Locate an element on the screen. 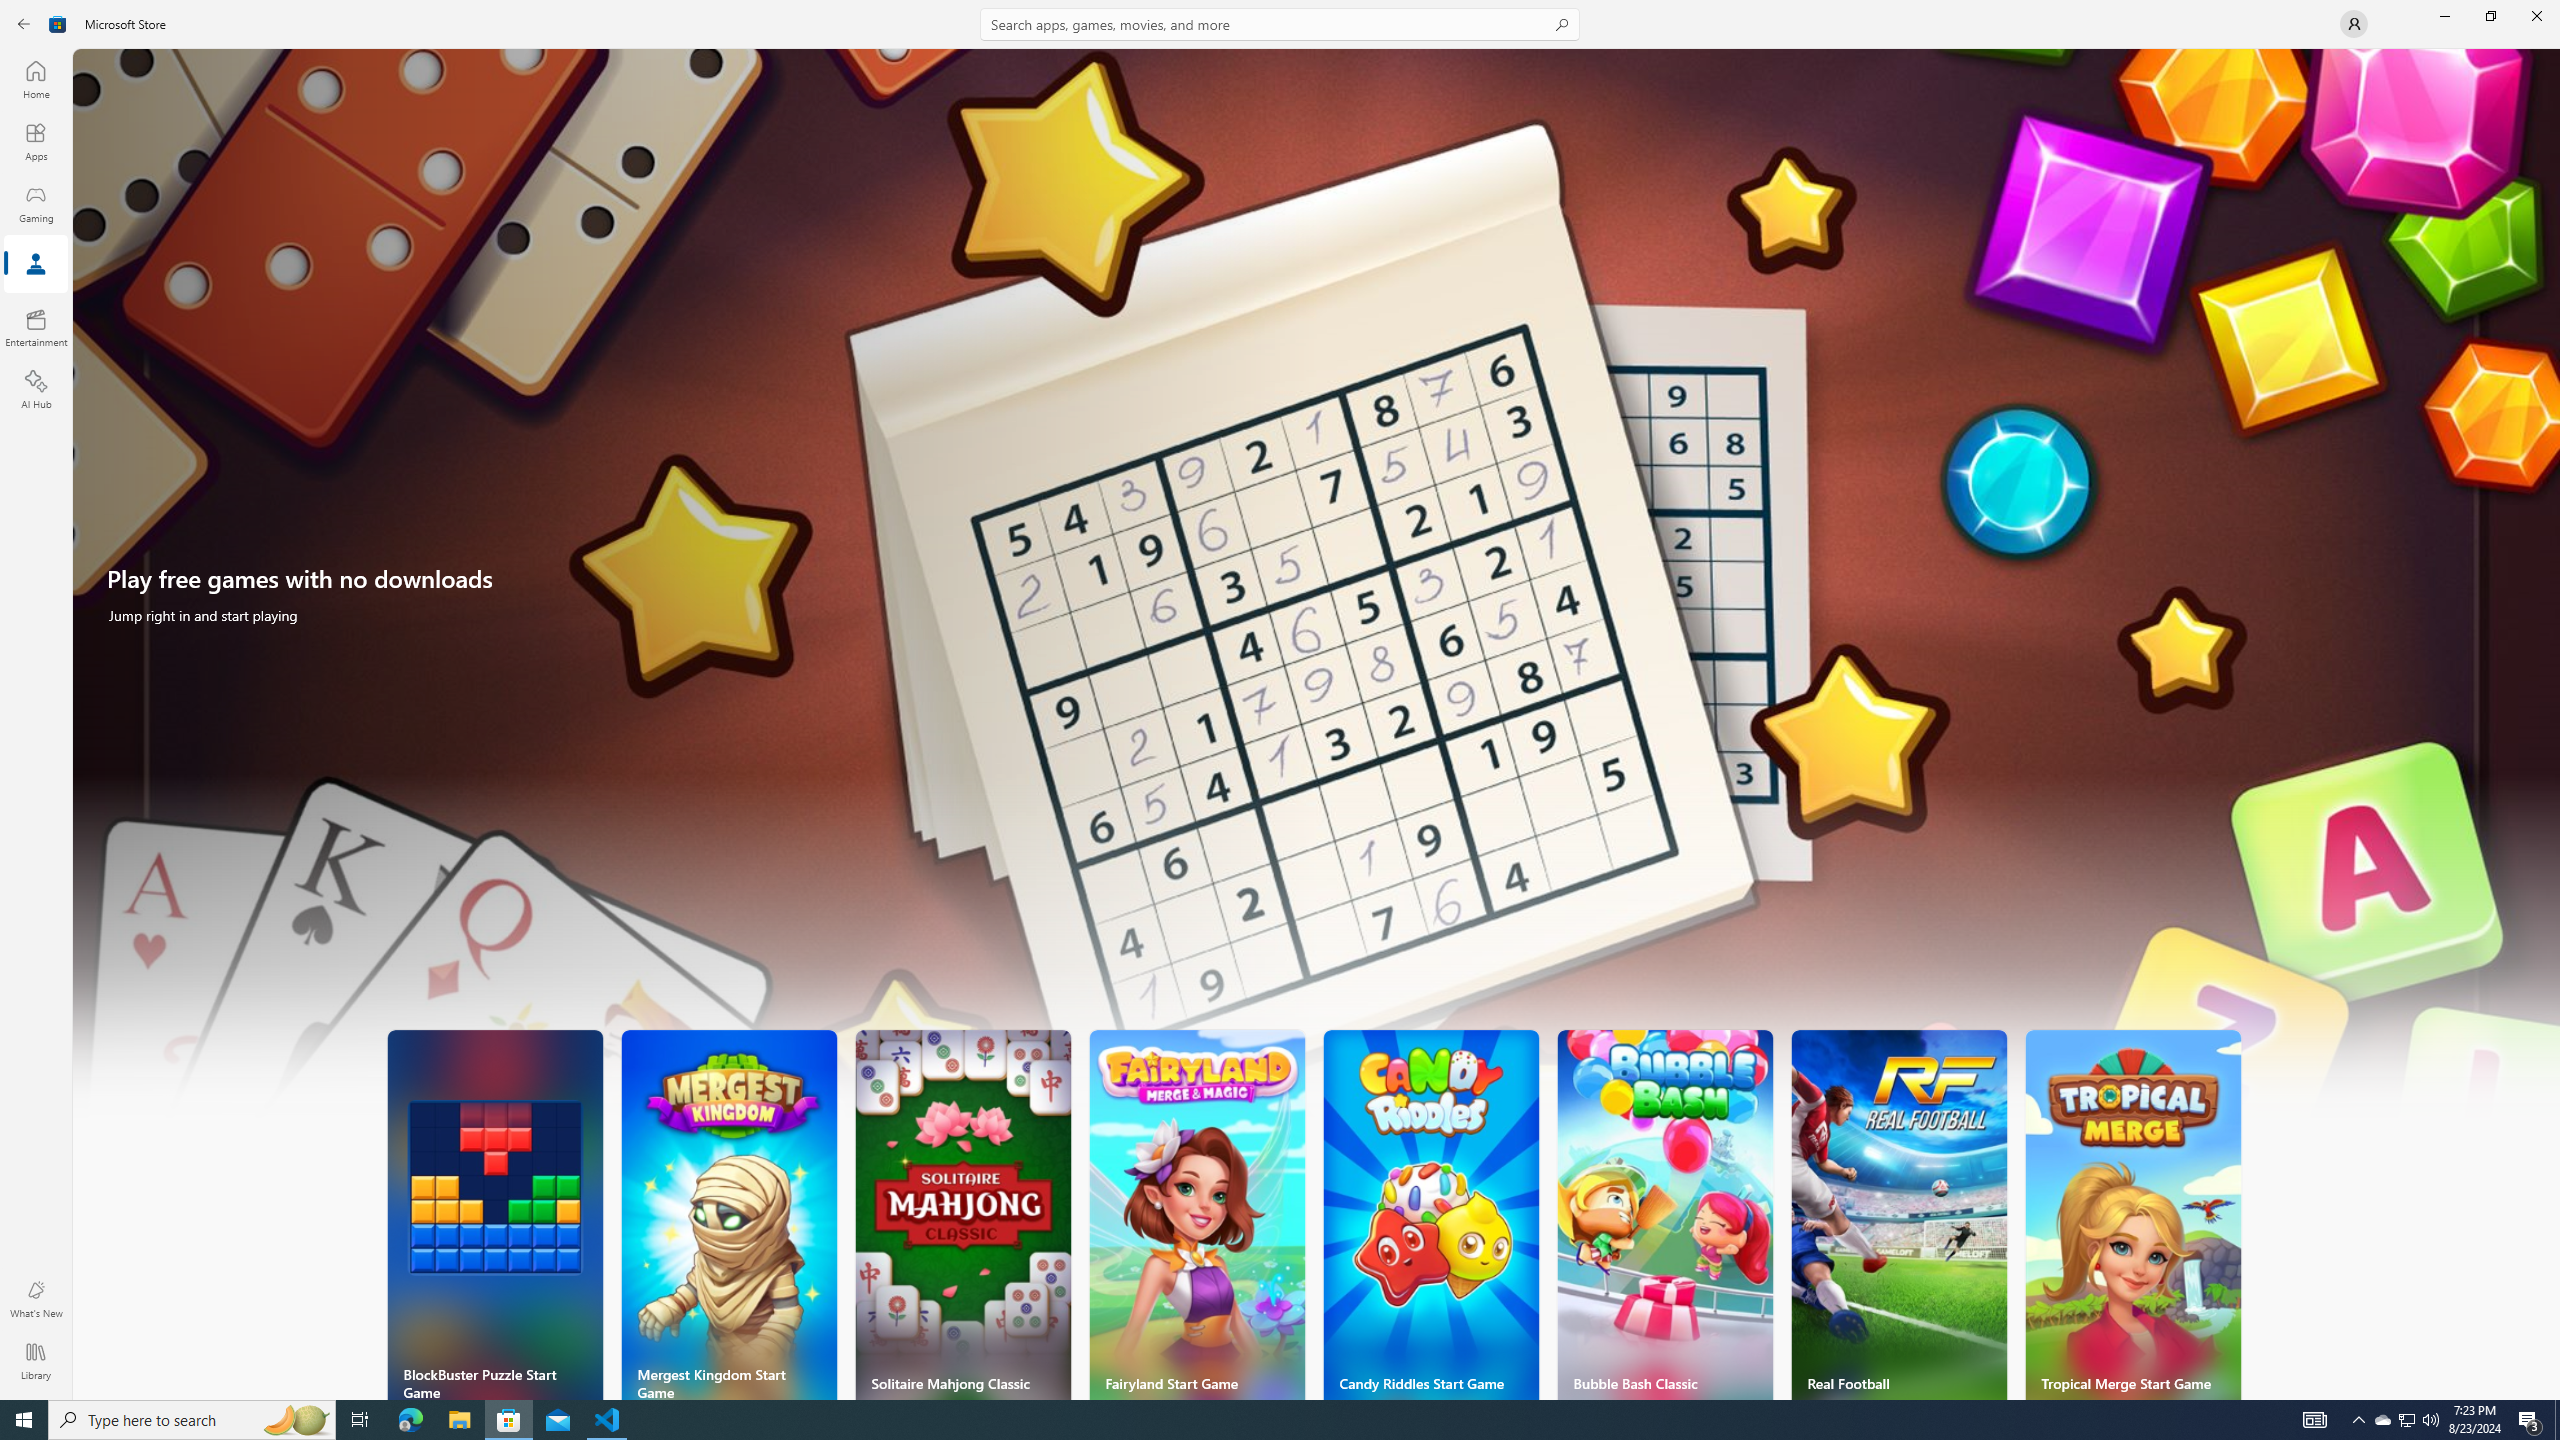  'Minimize Microsoft Store' is located at coordinates (2443, 15).